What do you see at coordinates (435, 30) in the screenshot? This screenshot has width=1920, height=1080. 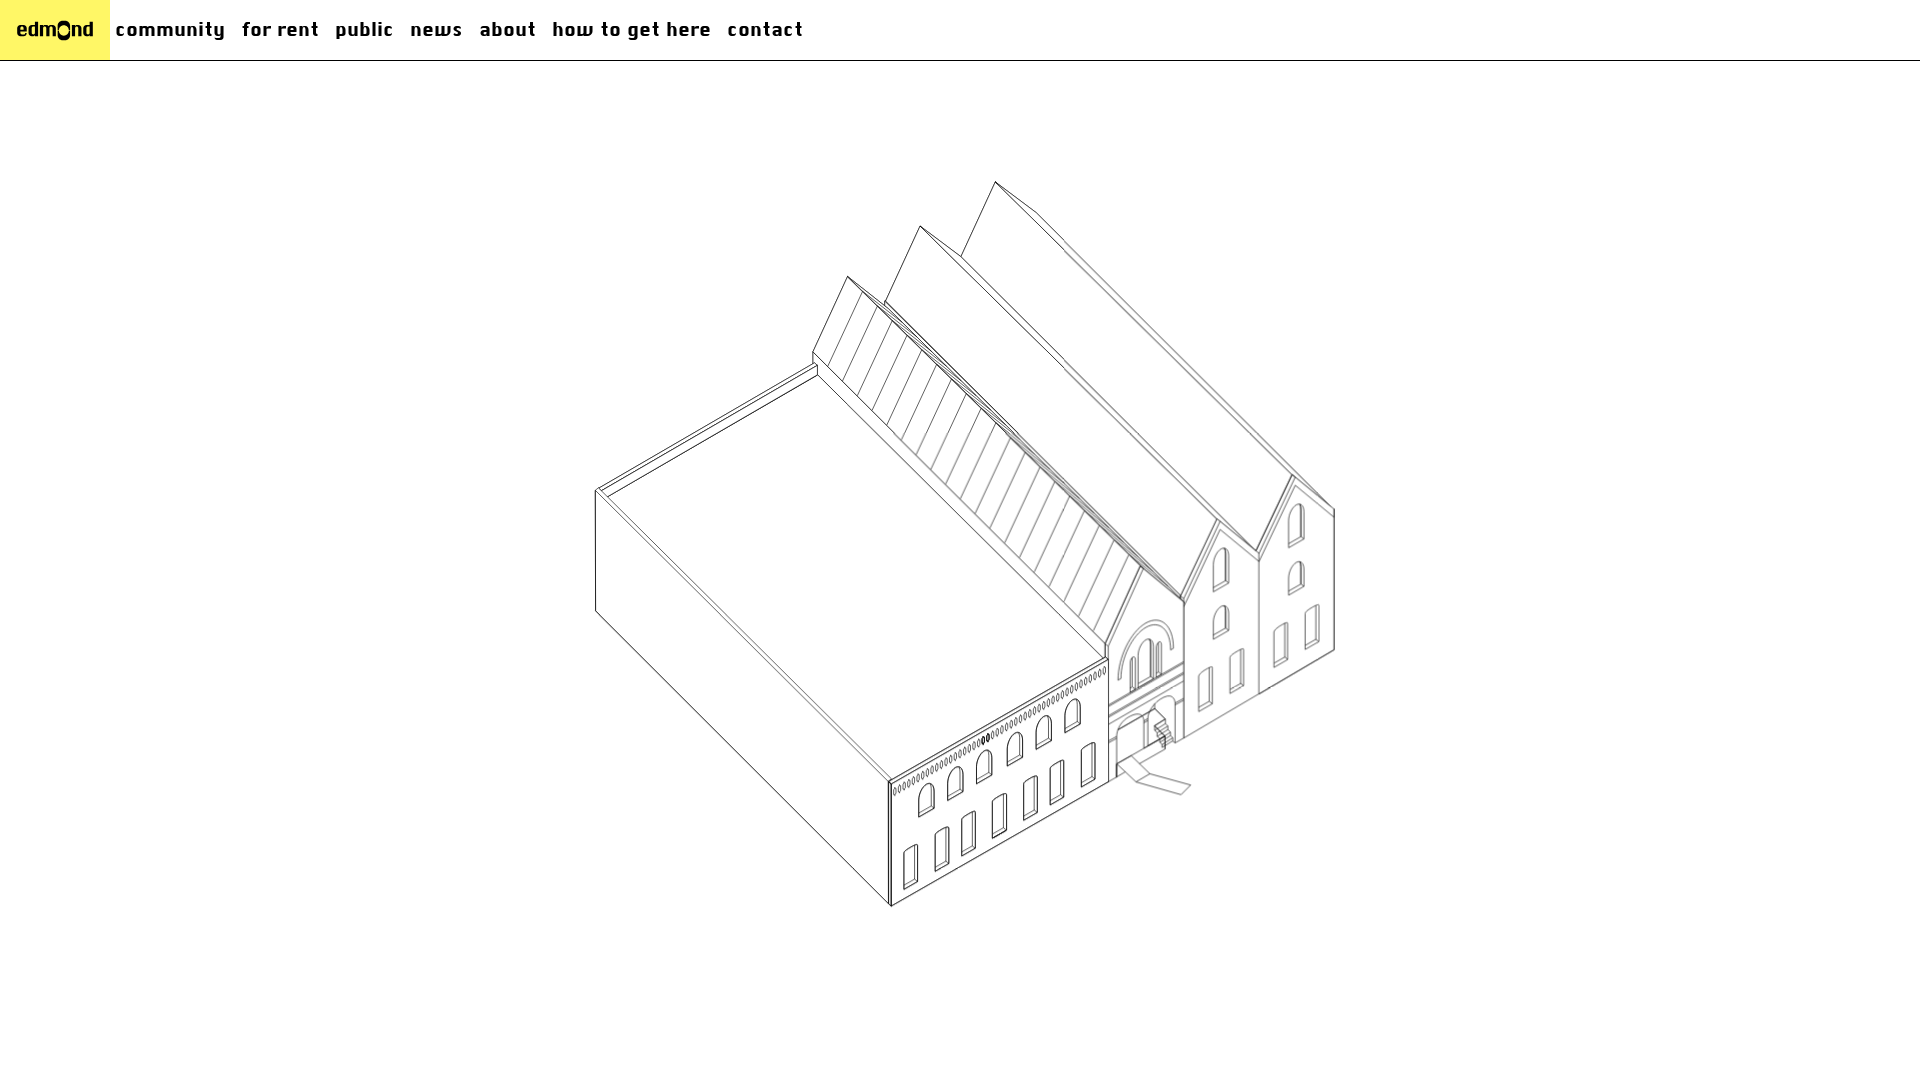 I see `'news'` at bounding box center [435, 30].